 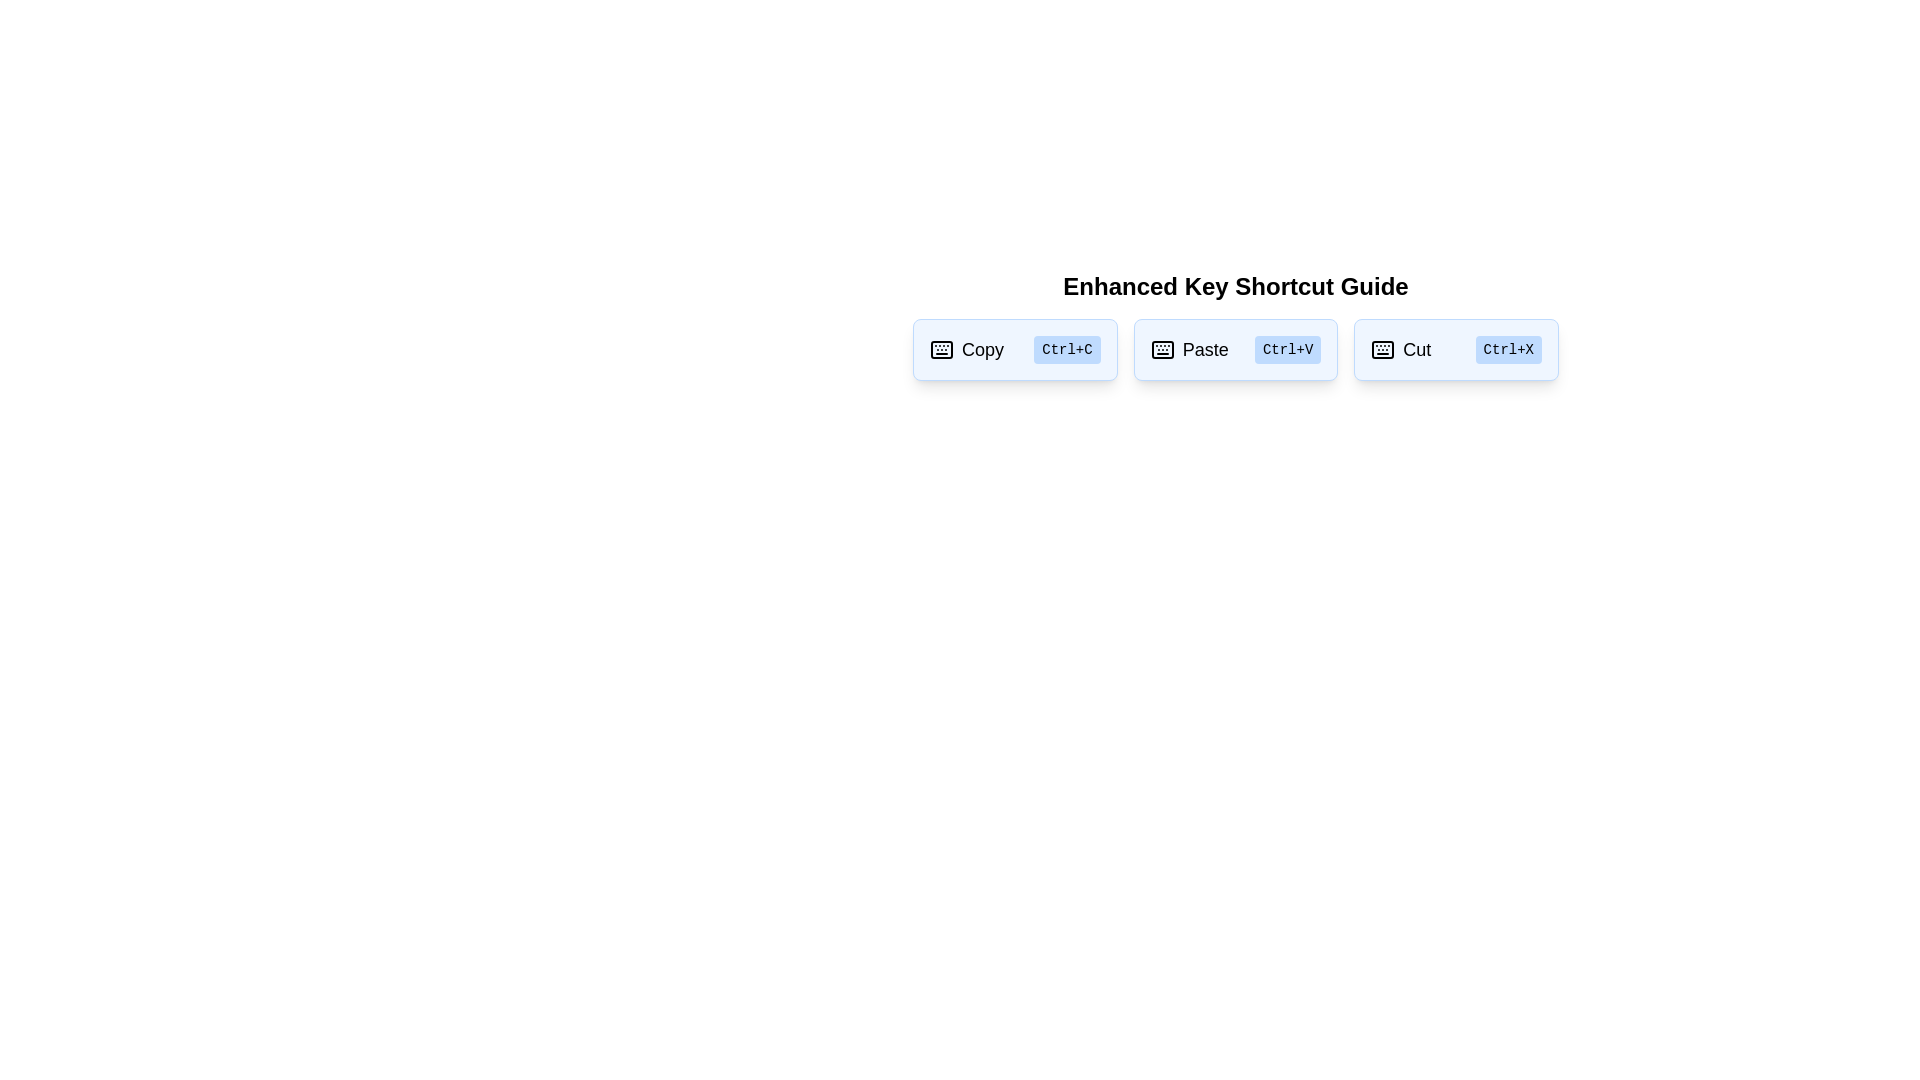 What do you see at coordinates (940, 349) in the screenshot?
I see `the rectangular graphical element representing the key area on the keyboard icon within the SVG illustration` at bounding box center [940, 349].